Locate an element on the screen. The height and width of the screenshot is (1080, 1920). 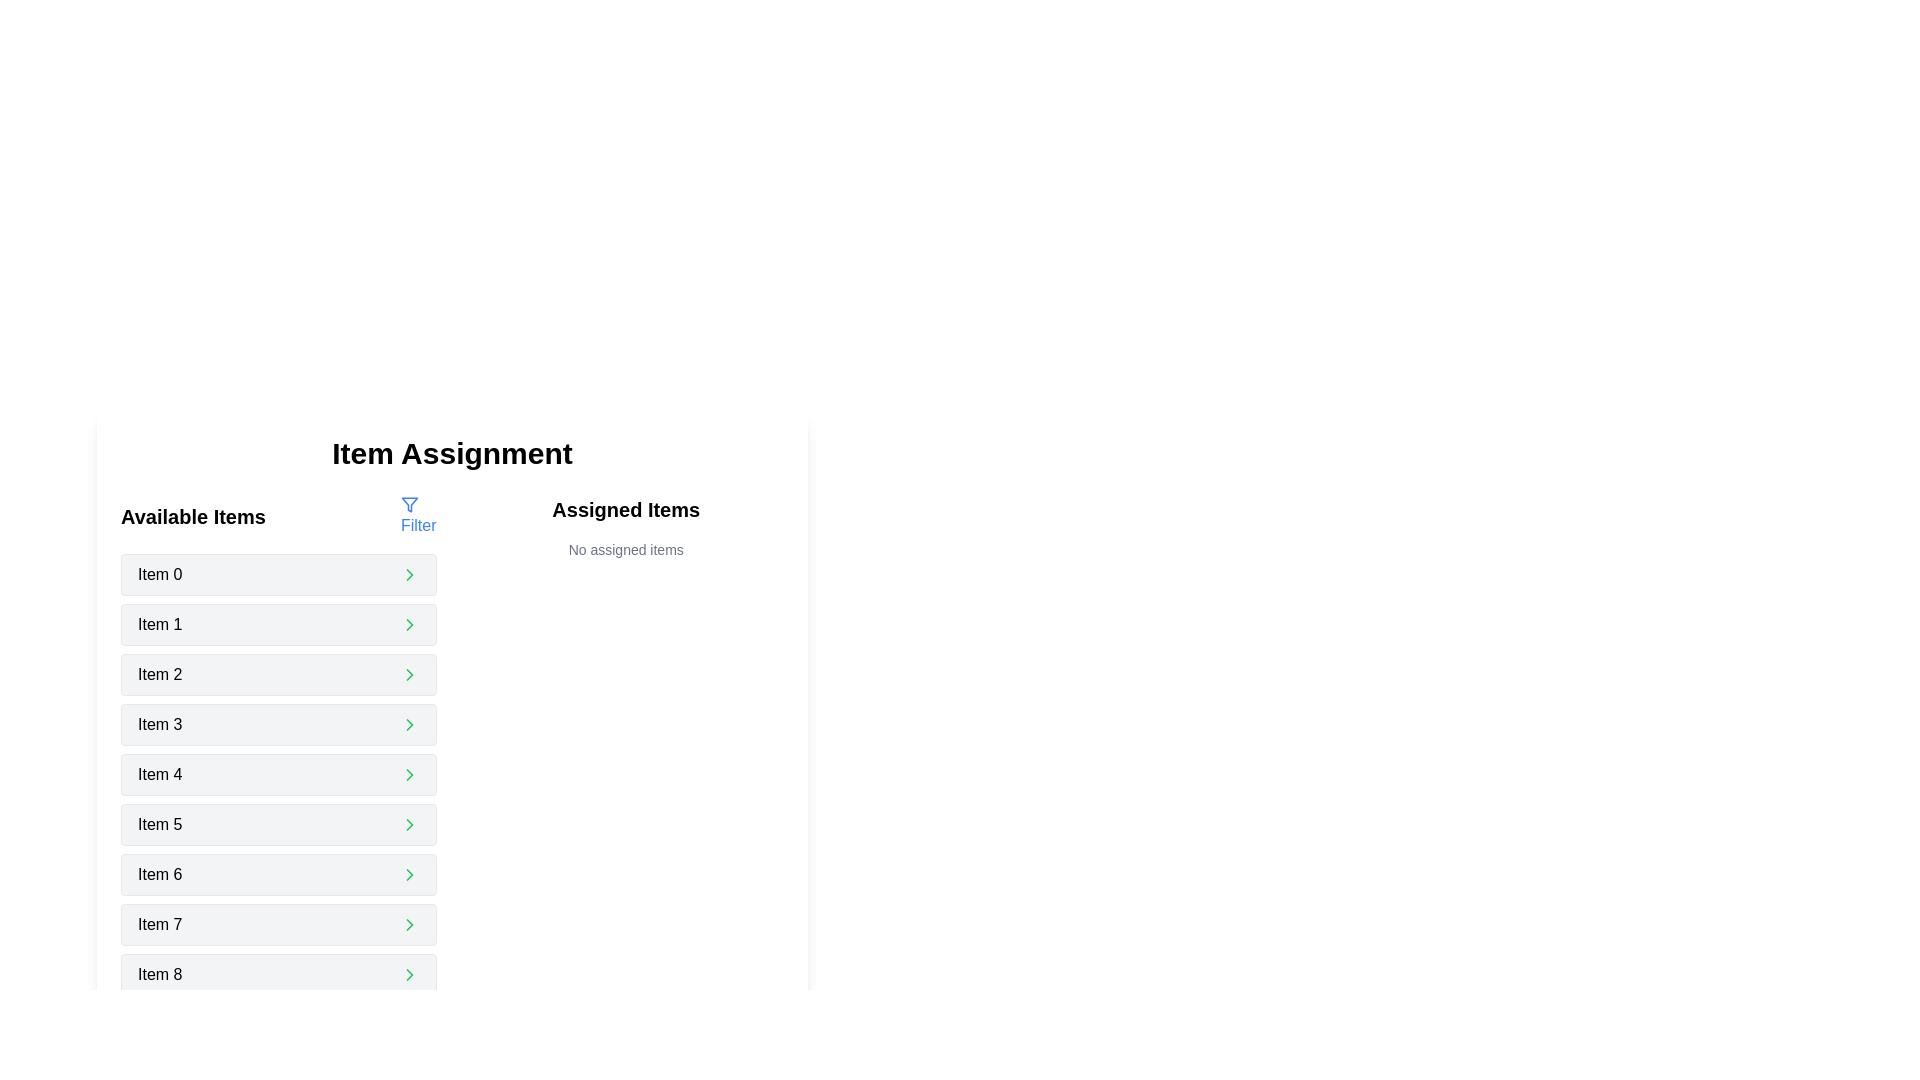
the text label displaying 'Item 6' in the 'Available Items' column, which is styled with a bold typeface and appears in a white box with gray borders is located at coordinates (160, 874).